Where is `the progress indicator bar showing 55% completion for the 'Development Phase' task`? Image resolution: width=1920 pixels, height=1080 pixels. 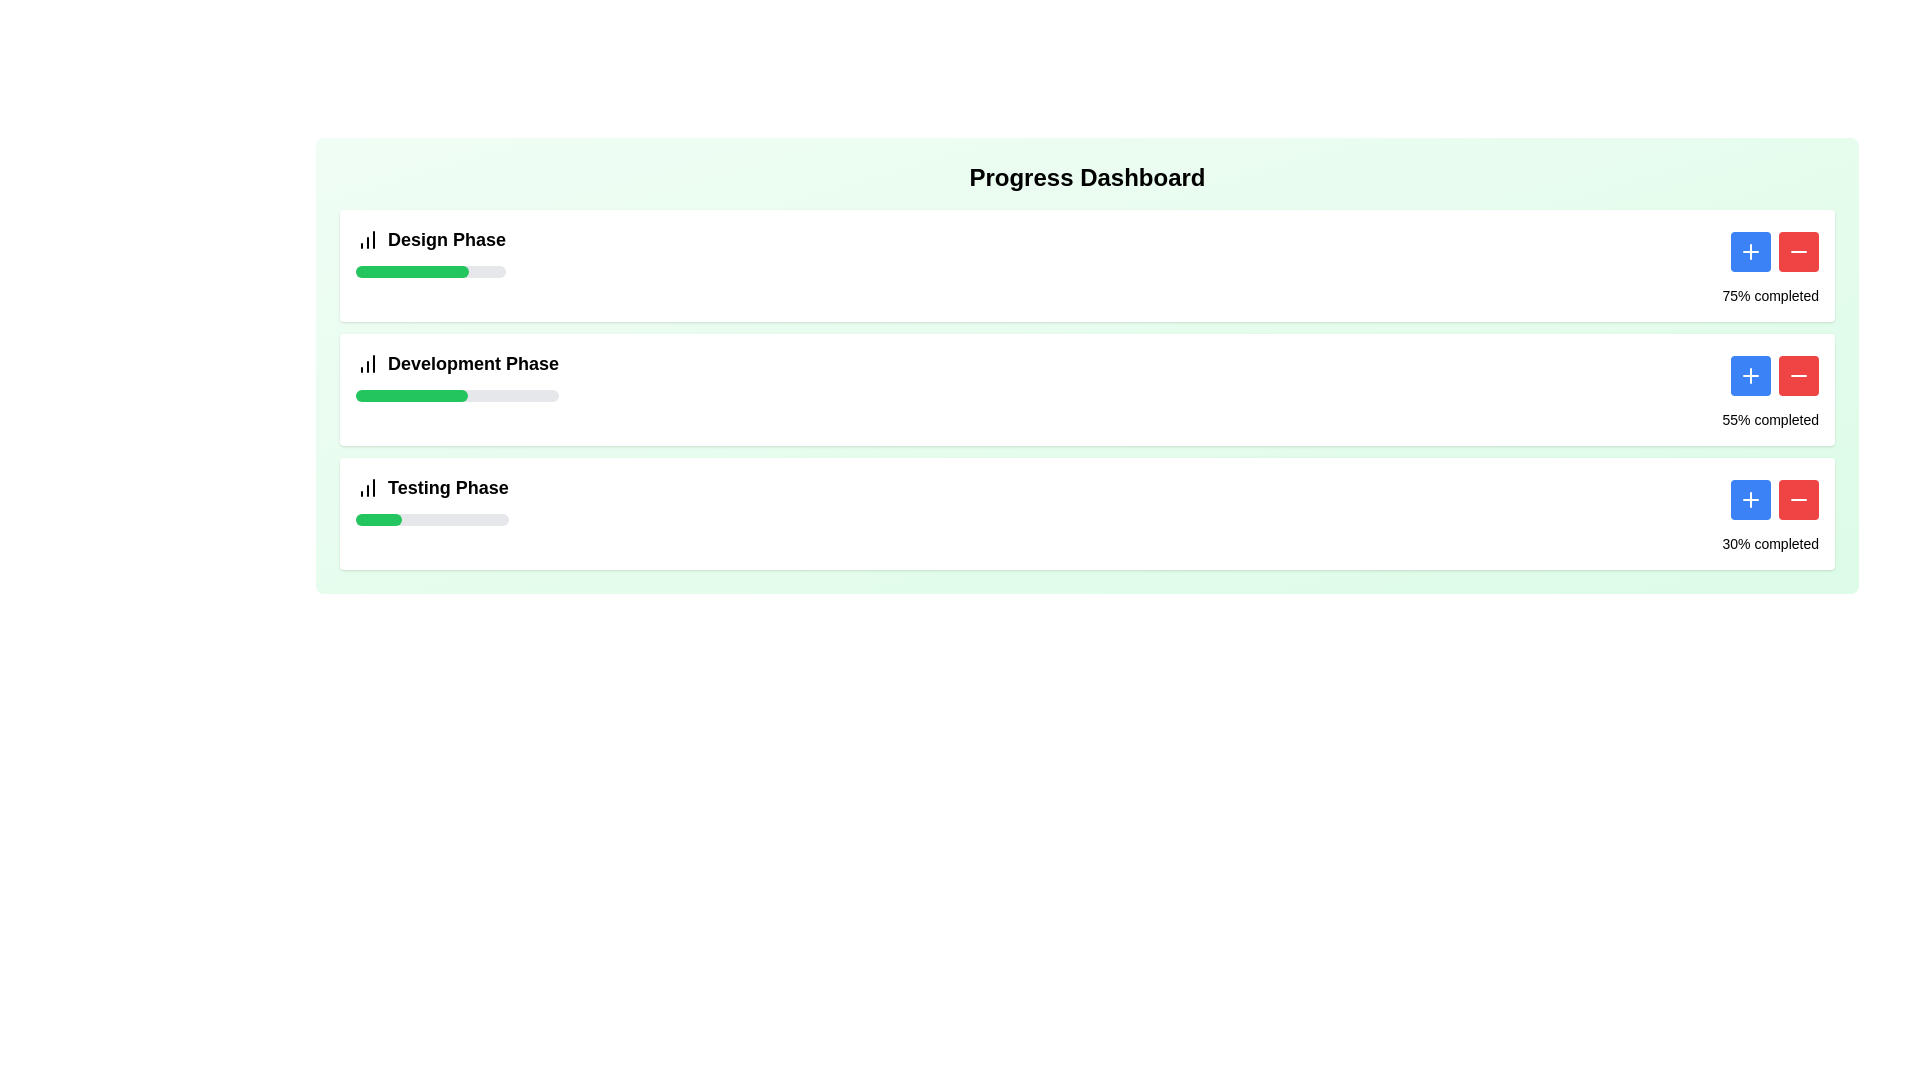
the progress indicator bar showing 55% completion for the 'Development Phase' task is located at coordinates (410, 396).